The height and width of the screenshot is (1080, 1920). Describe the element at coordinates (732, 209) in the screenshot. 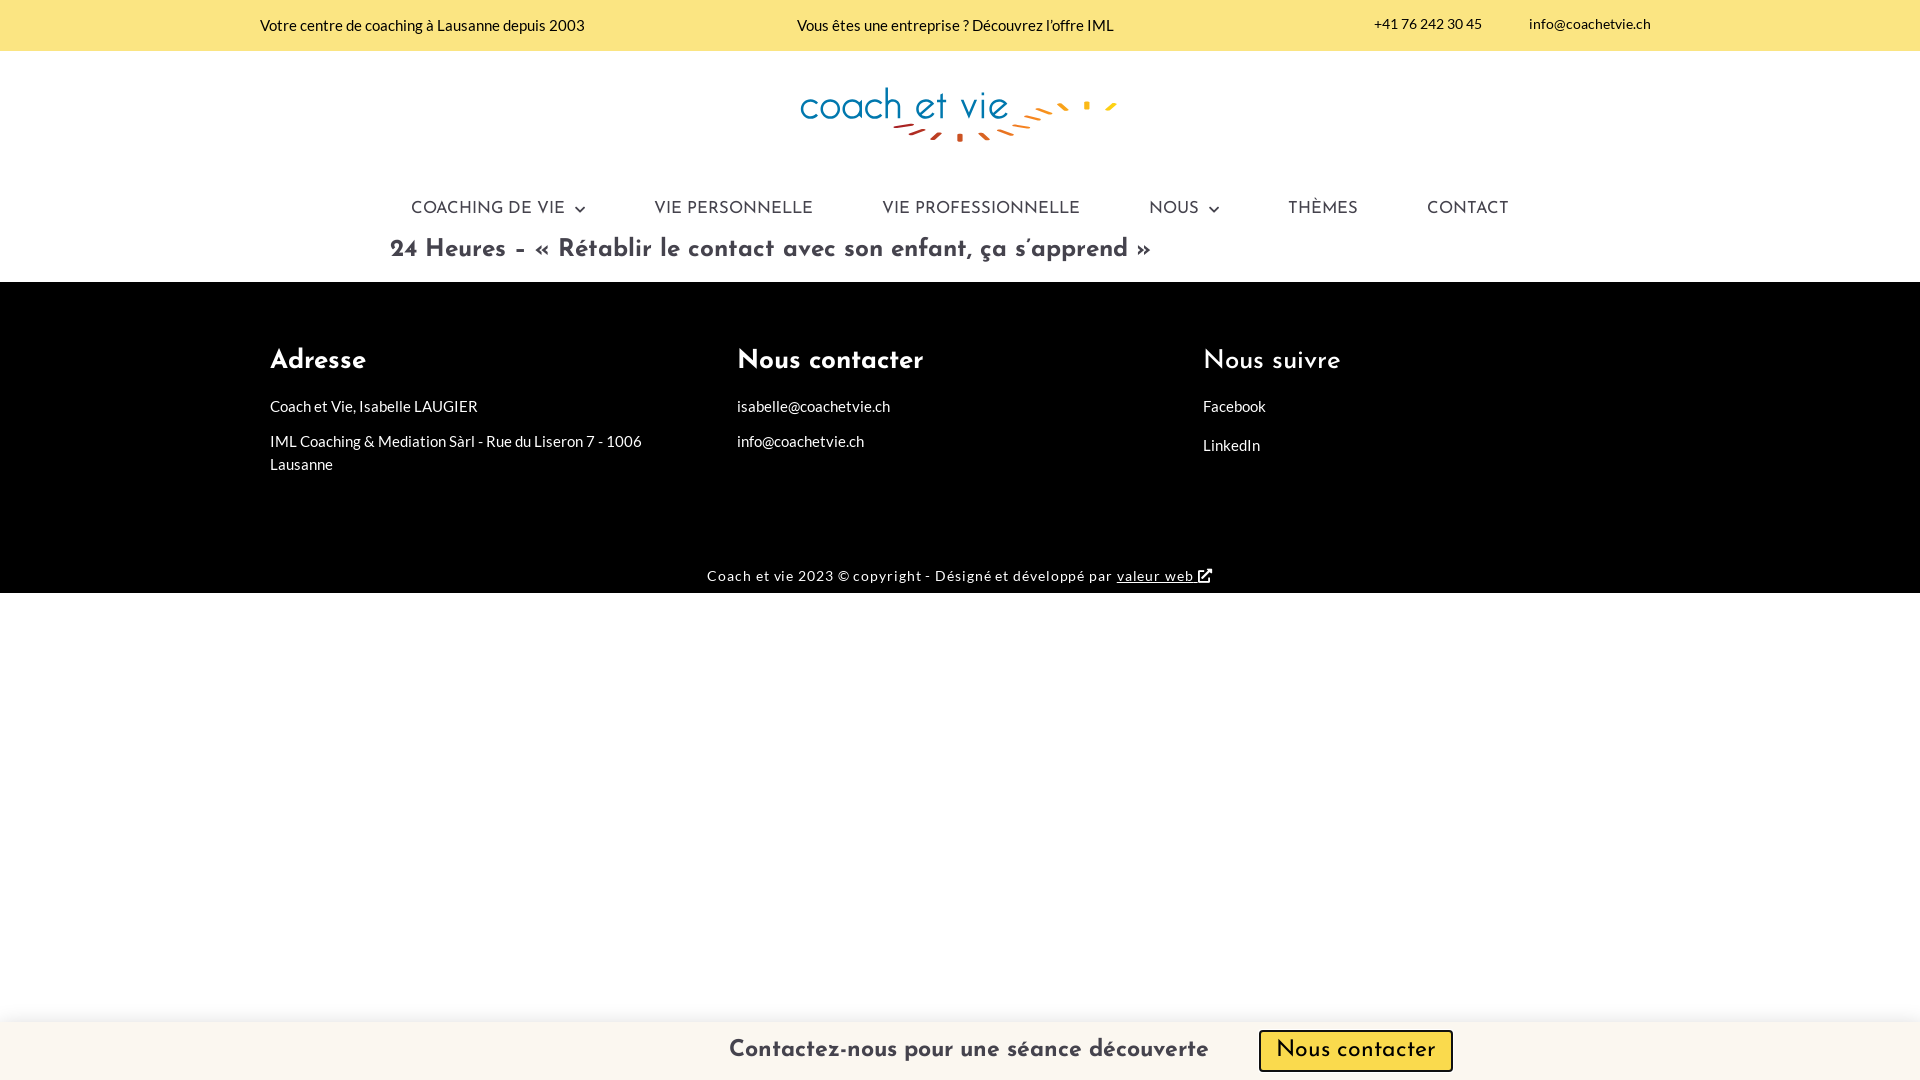

I see `'VIE PERSONNELLE'` at that location.